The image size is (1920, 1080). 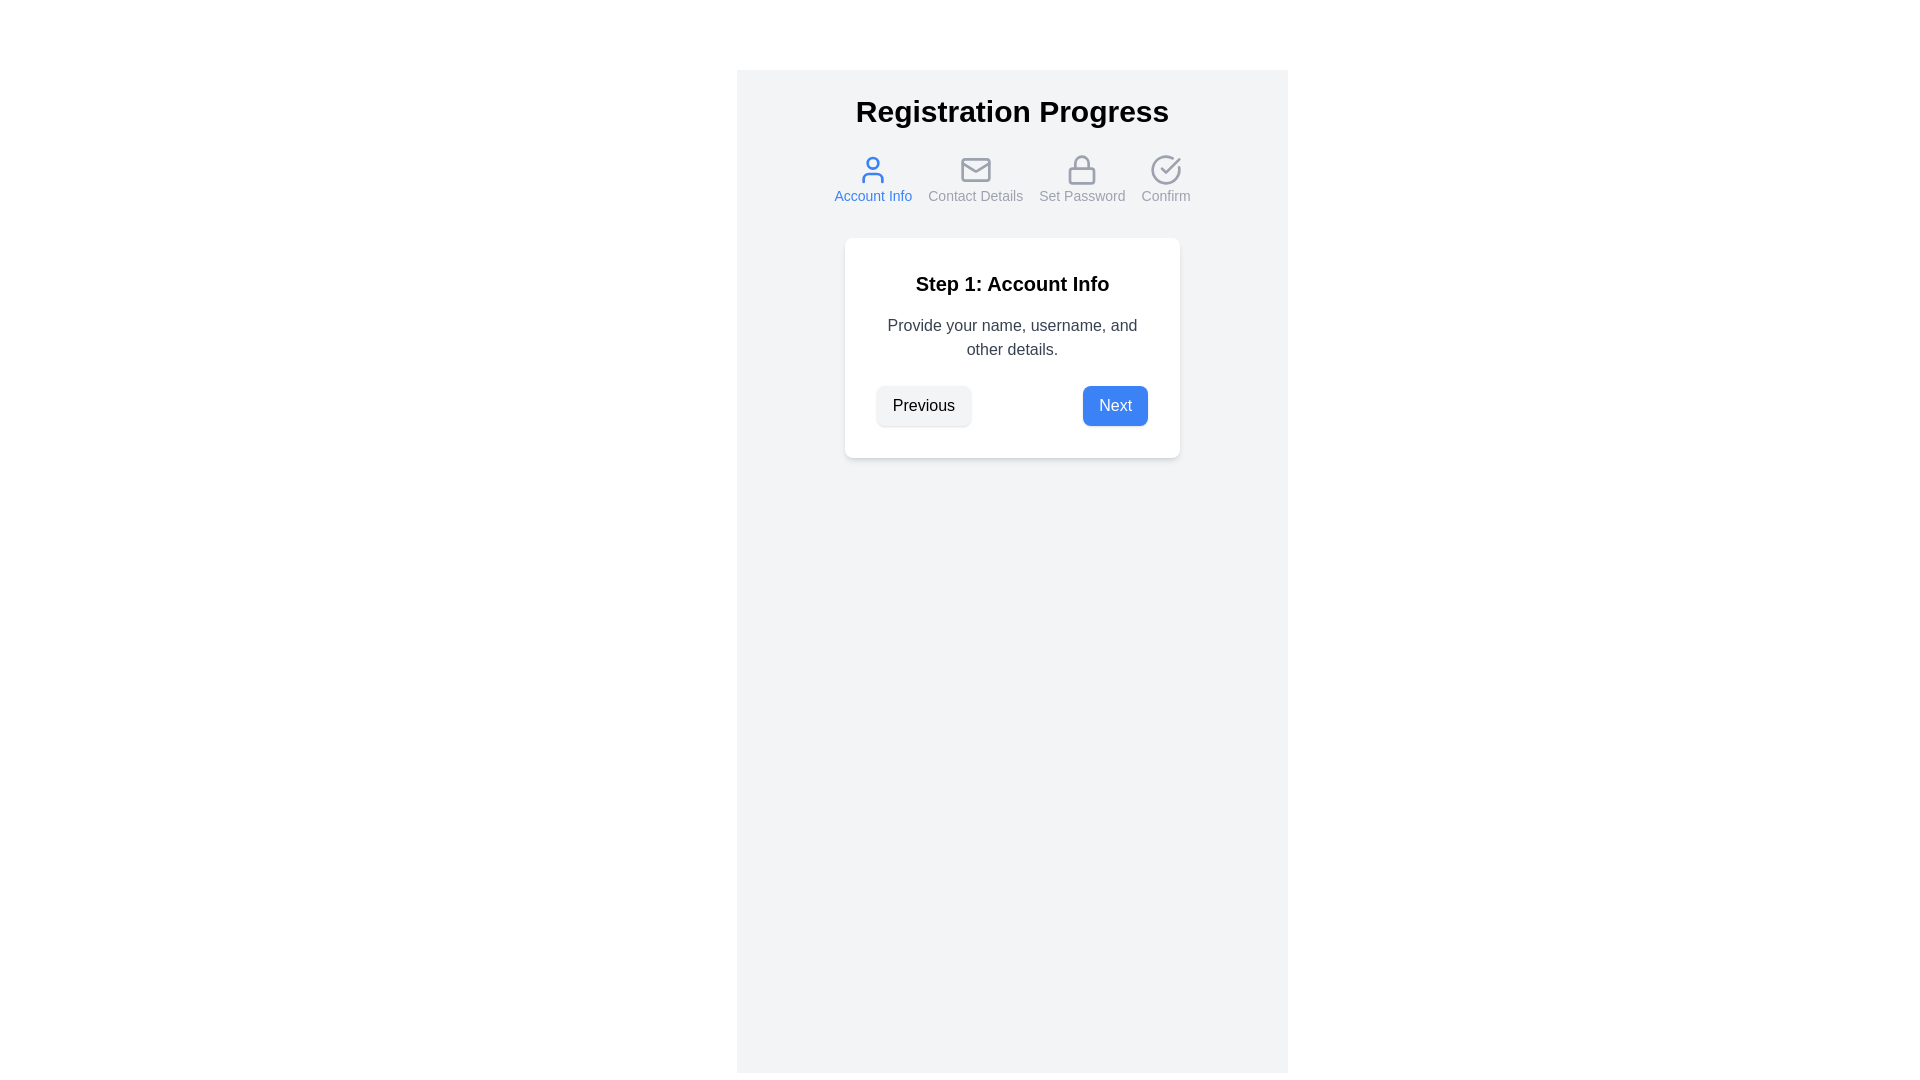 What do you see at coordinates (922, 405) in the screenshot?
I see `the inactive 'Back' navigation button located to the left of the 'Next' button in the registration process` at bounding box center [922, 405].